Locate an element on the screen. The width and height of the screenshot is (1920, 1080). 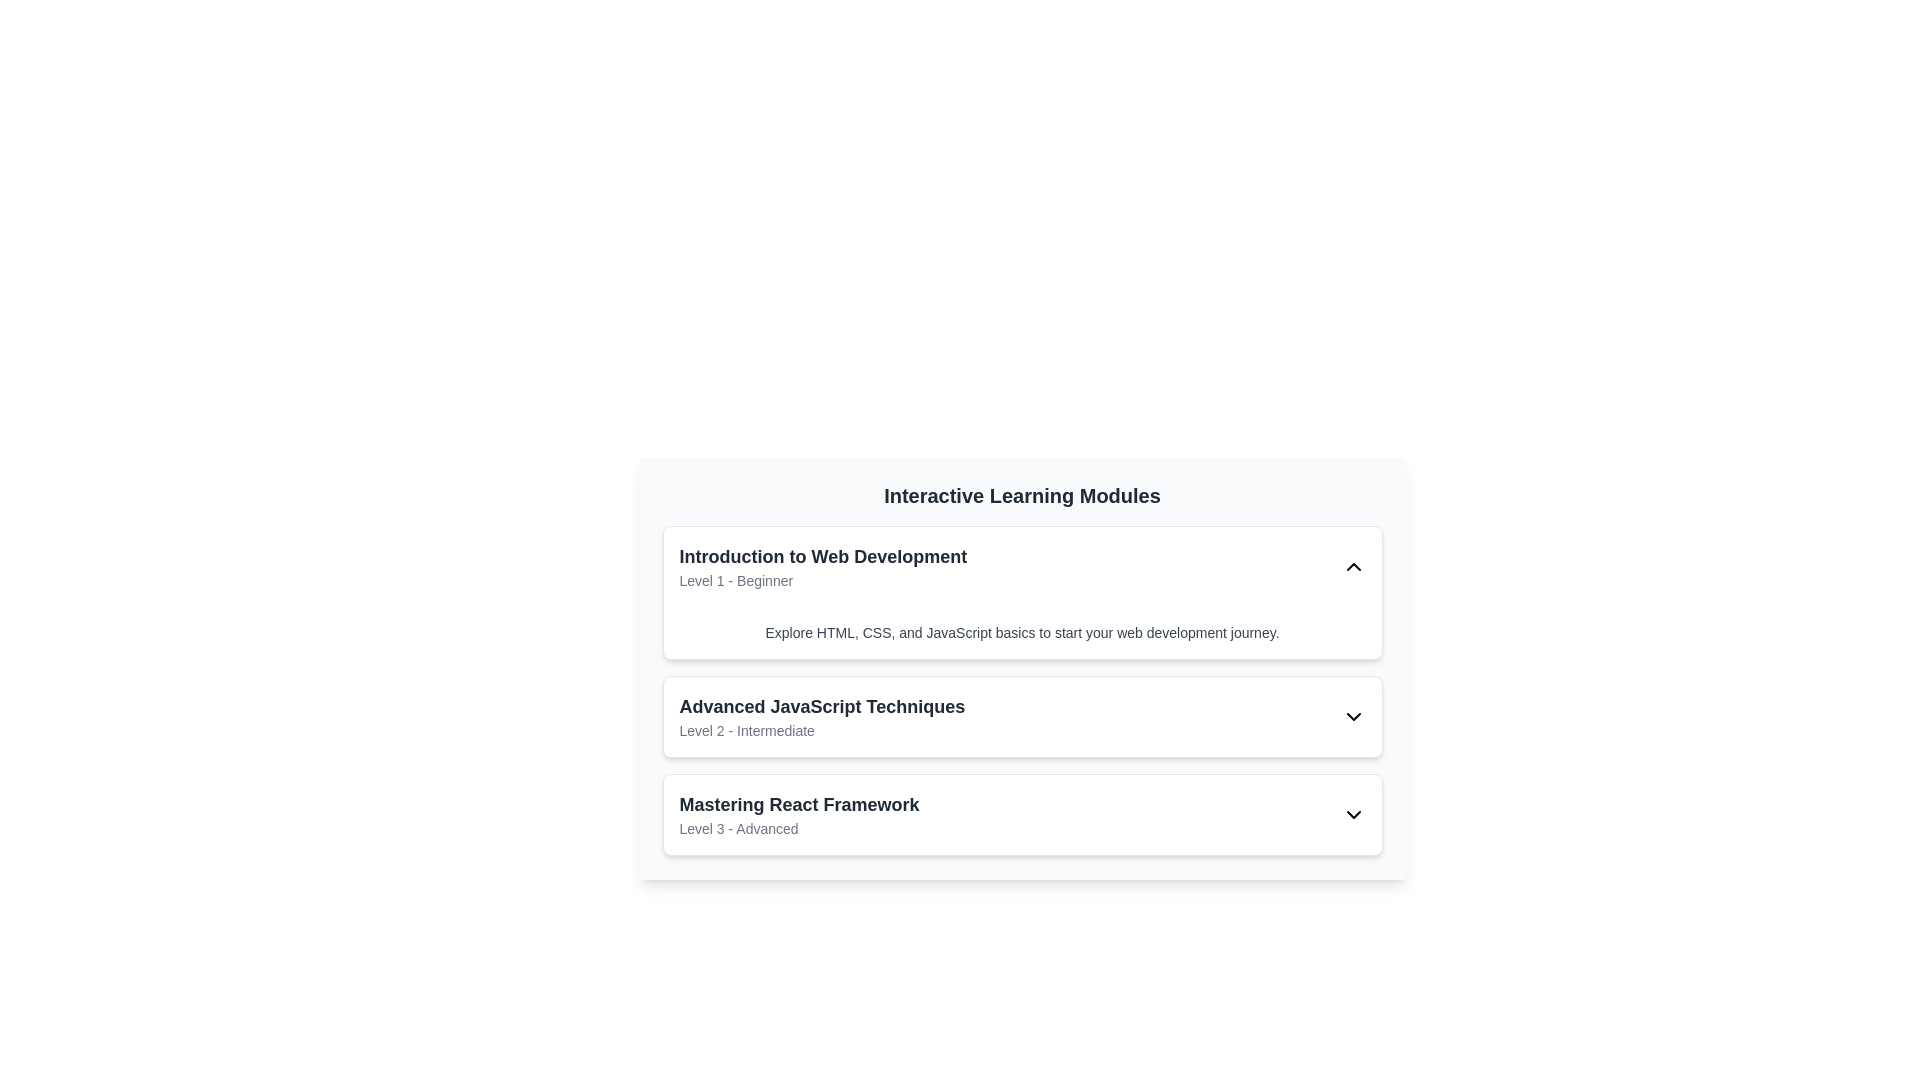
the third item in the list of interactive learning modules is located at coordinates (1022, 814).